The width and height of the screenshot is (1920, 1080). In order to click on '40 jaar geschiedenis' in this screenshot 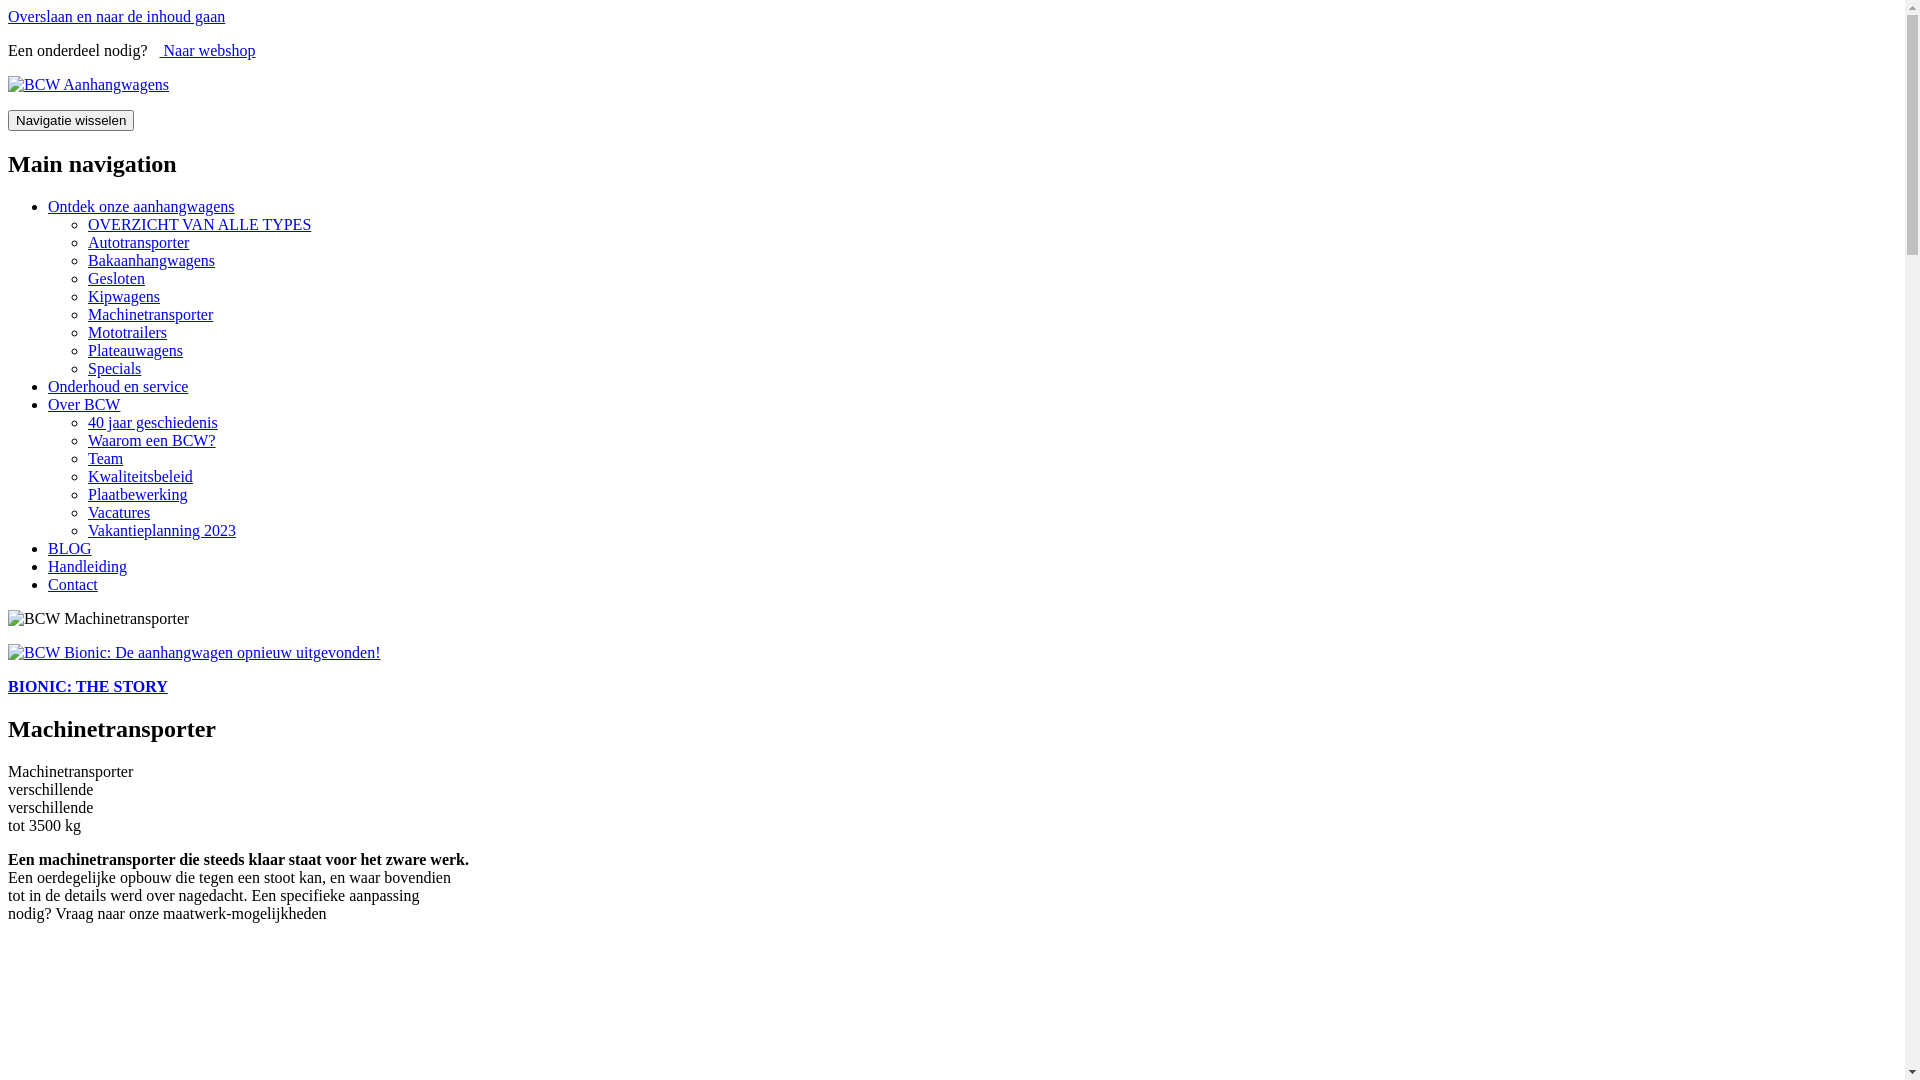, I will do `click(152, 421)`.